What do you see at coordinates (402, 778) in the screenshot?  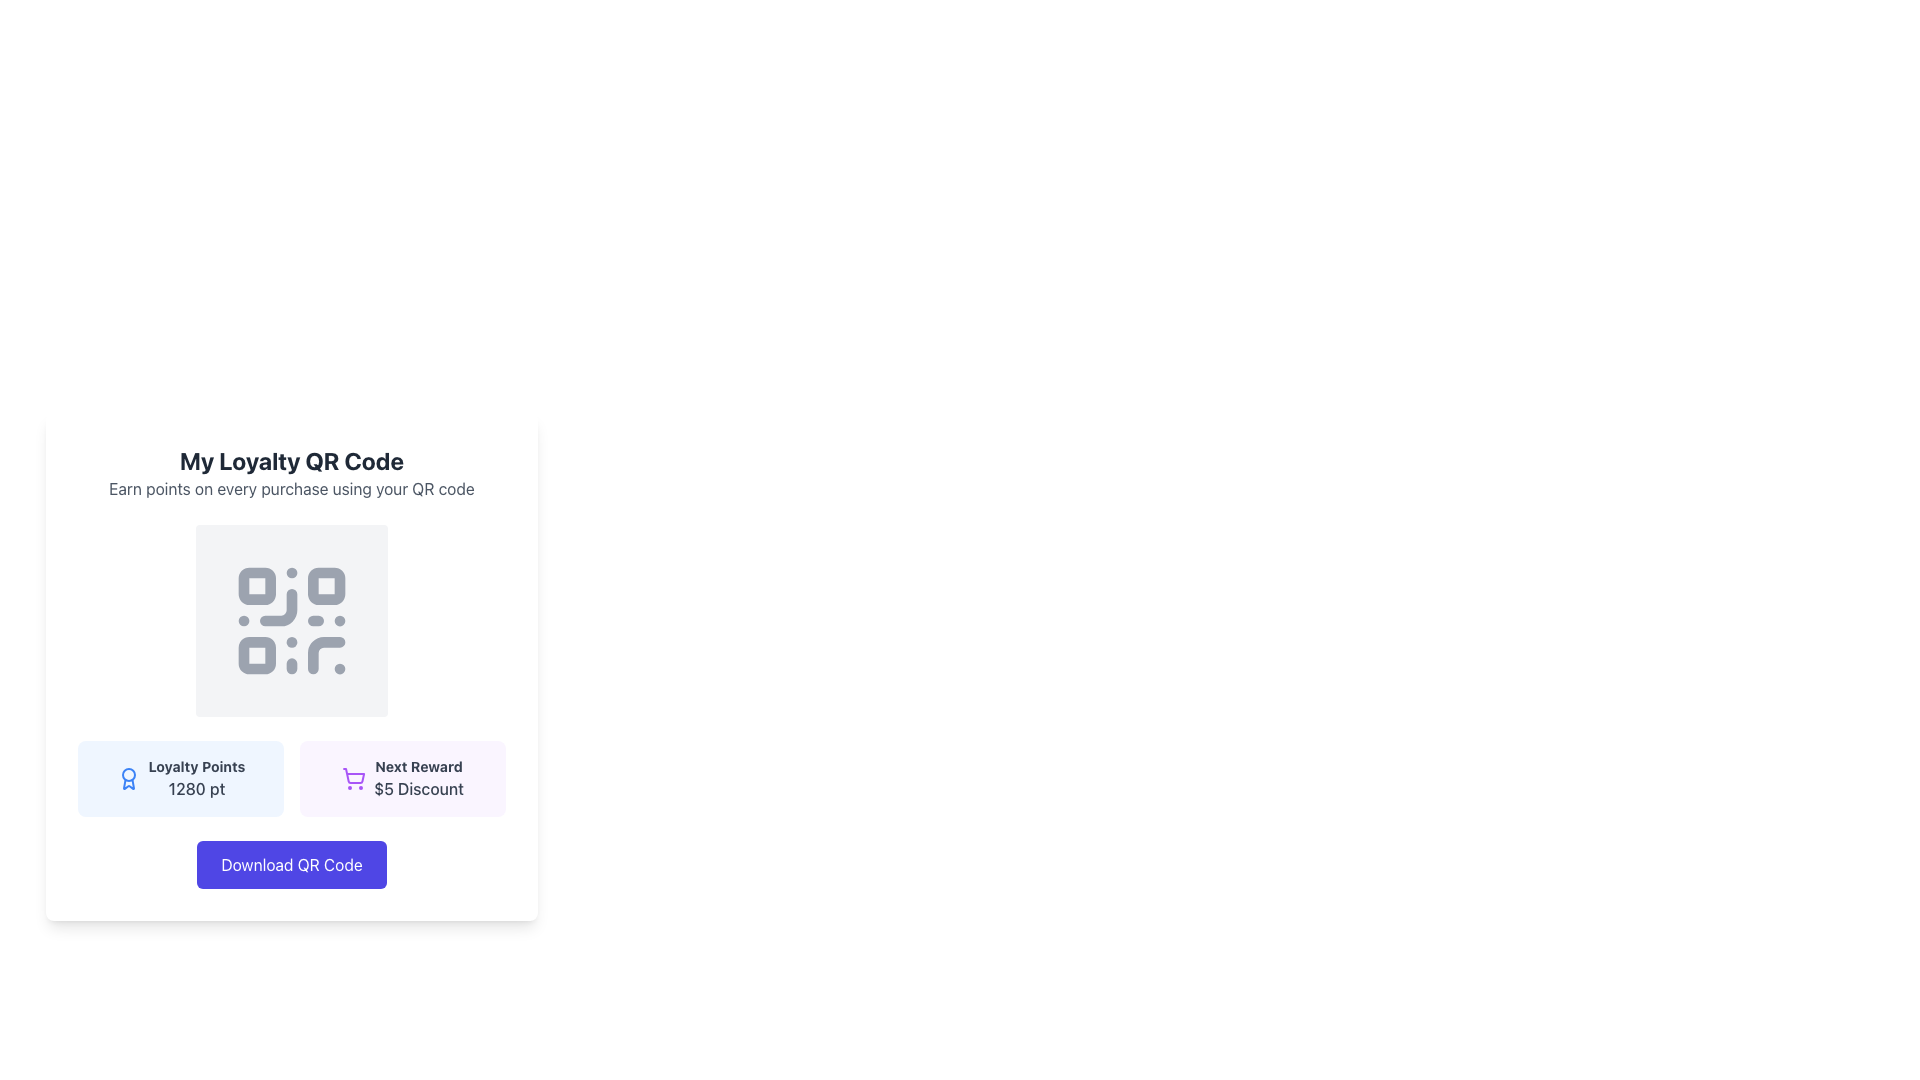 I see `the informative card displaying the user's next loyalty reward, located in the bottom-right section of the grid layout` at bounding box center [402, 778].